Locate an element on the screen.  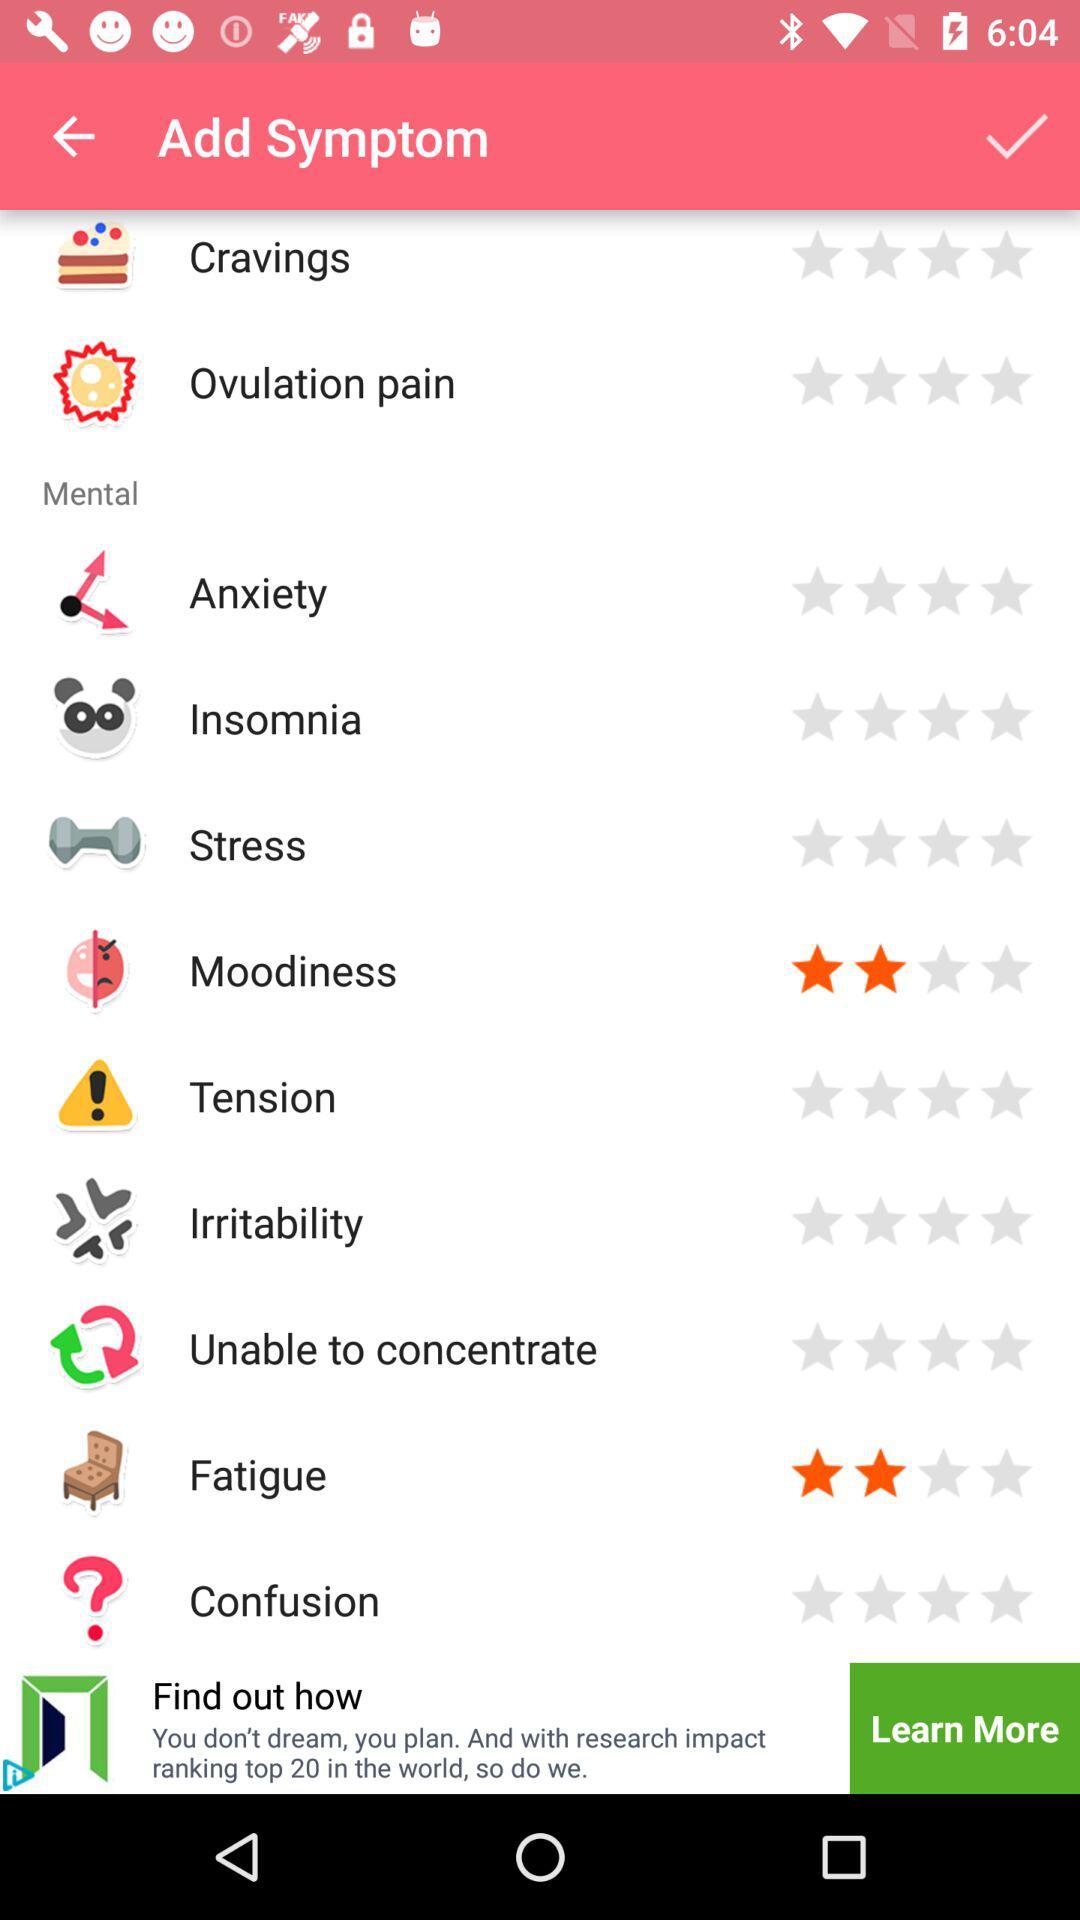
the info icon is located at coordinates (18, 1775).